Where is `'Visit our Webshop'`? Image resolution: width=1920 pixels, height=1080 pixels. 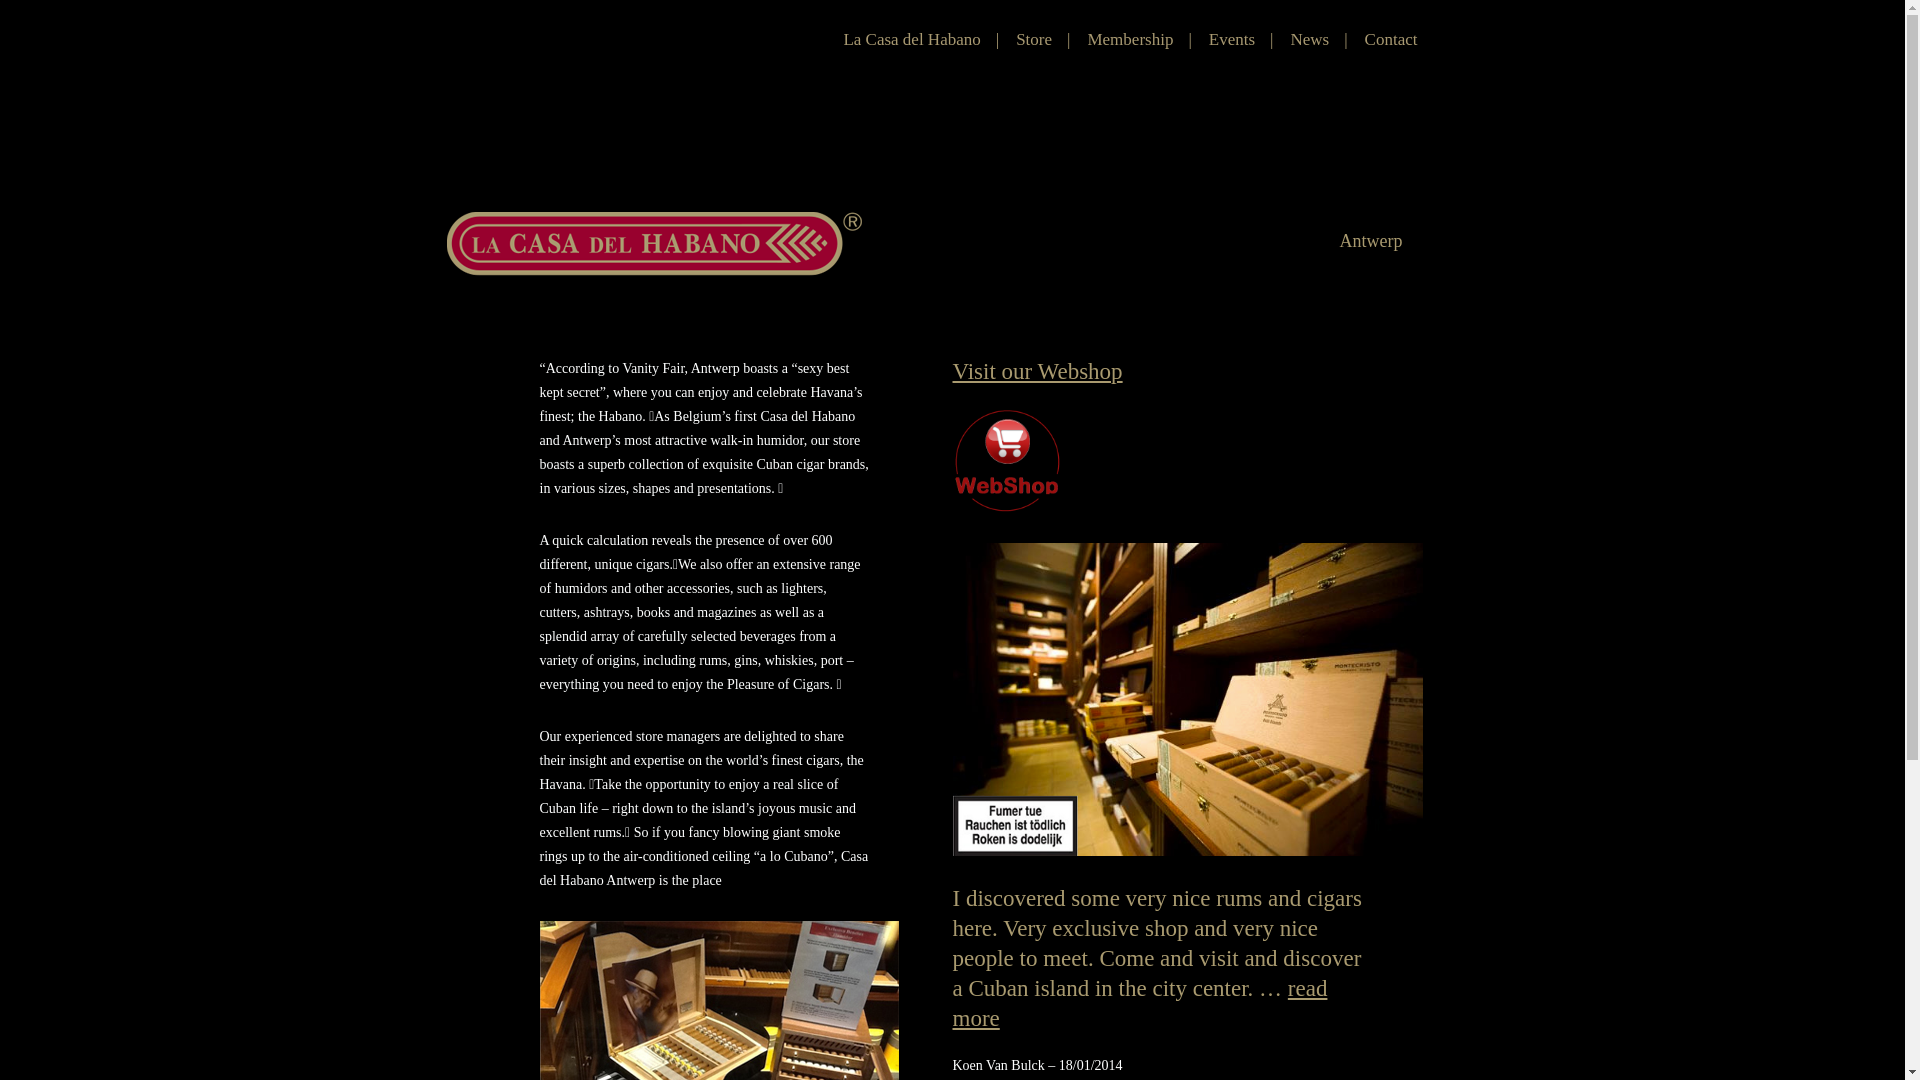
'Visit our Webshop' is located at coordinates (950, 371).